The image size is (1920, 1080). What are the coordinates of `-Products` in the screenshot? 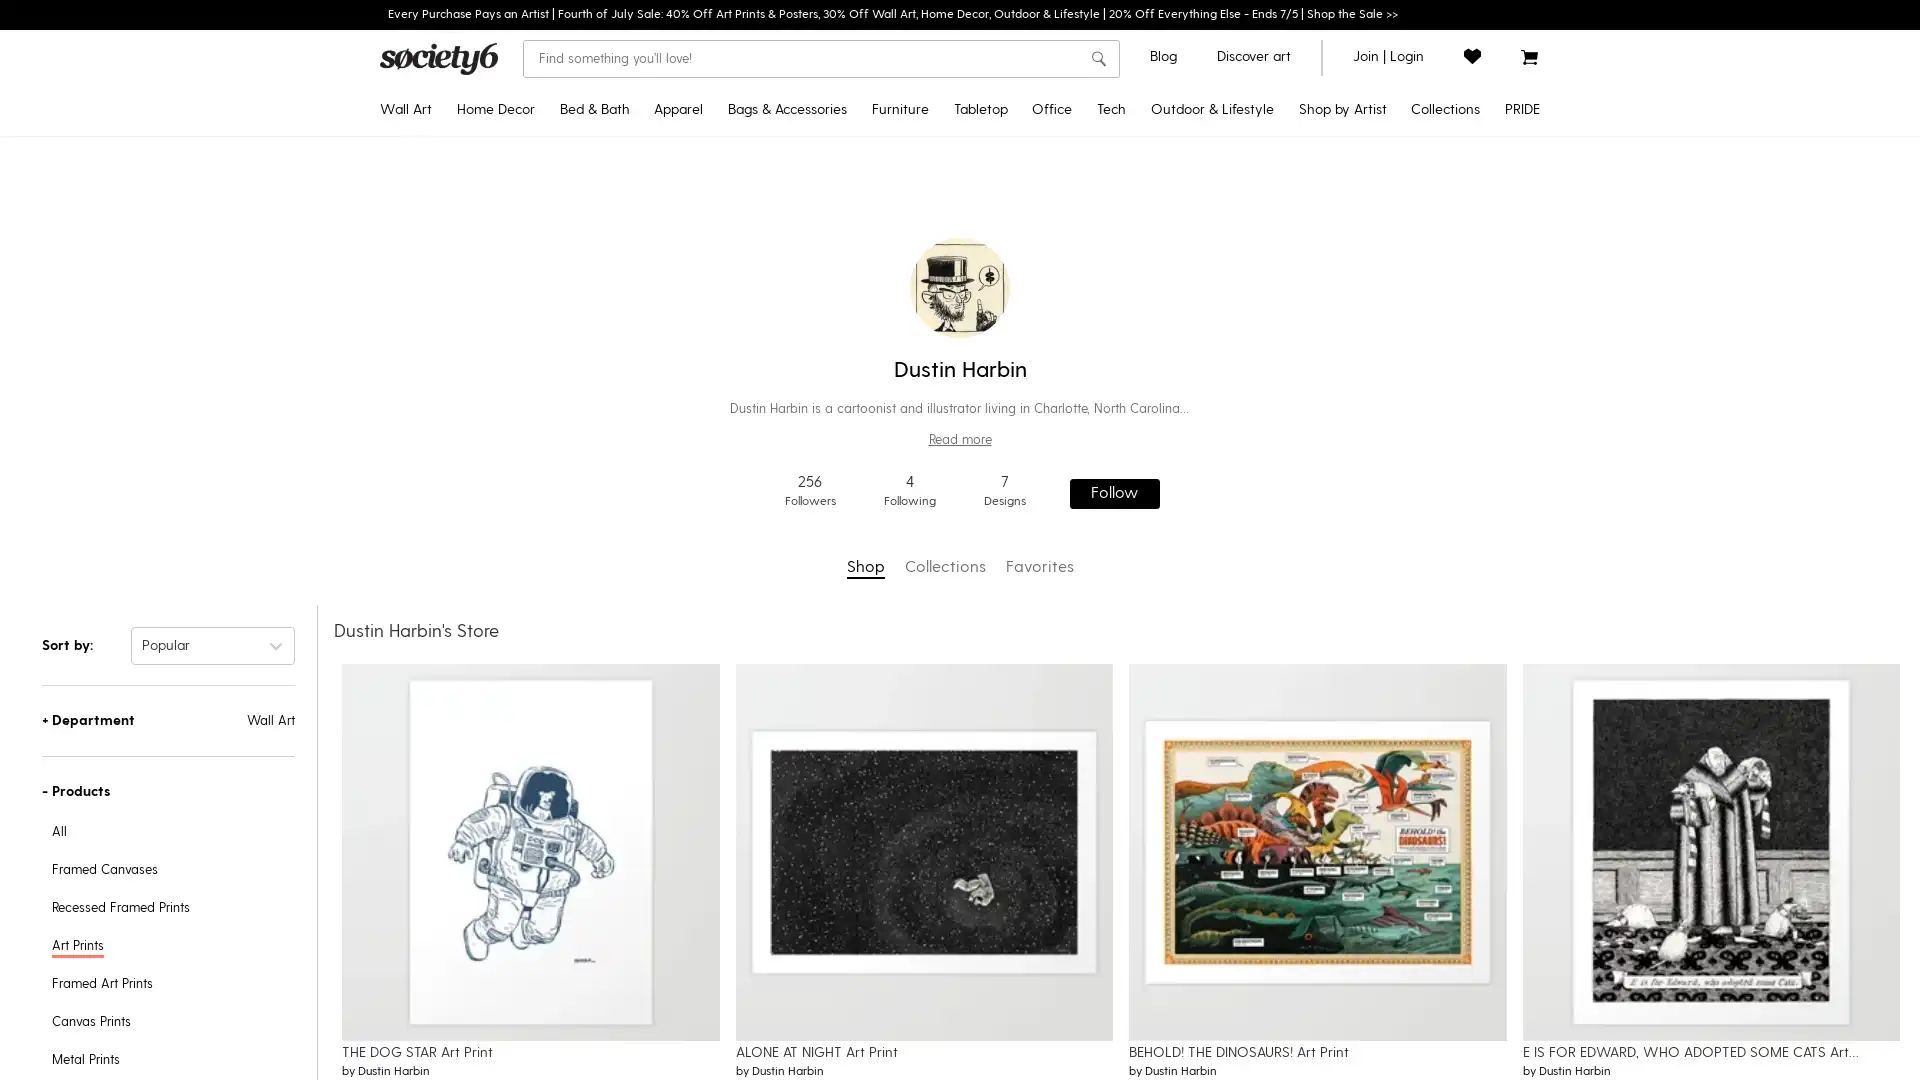 It's located at (168, 789).